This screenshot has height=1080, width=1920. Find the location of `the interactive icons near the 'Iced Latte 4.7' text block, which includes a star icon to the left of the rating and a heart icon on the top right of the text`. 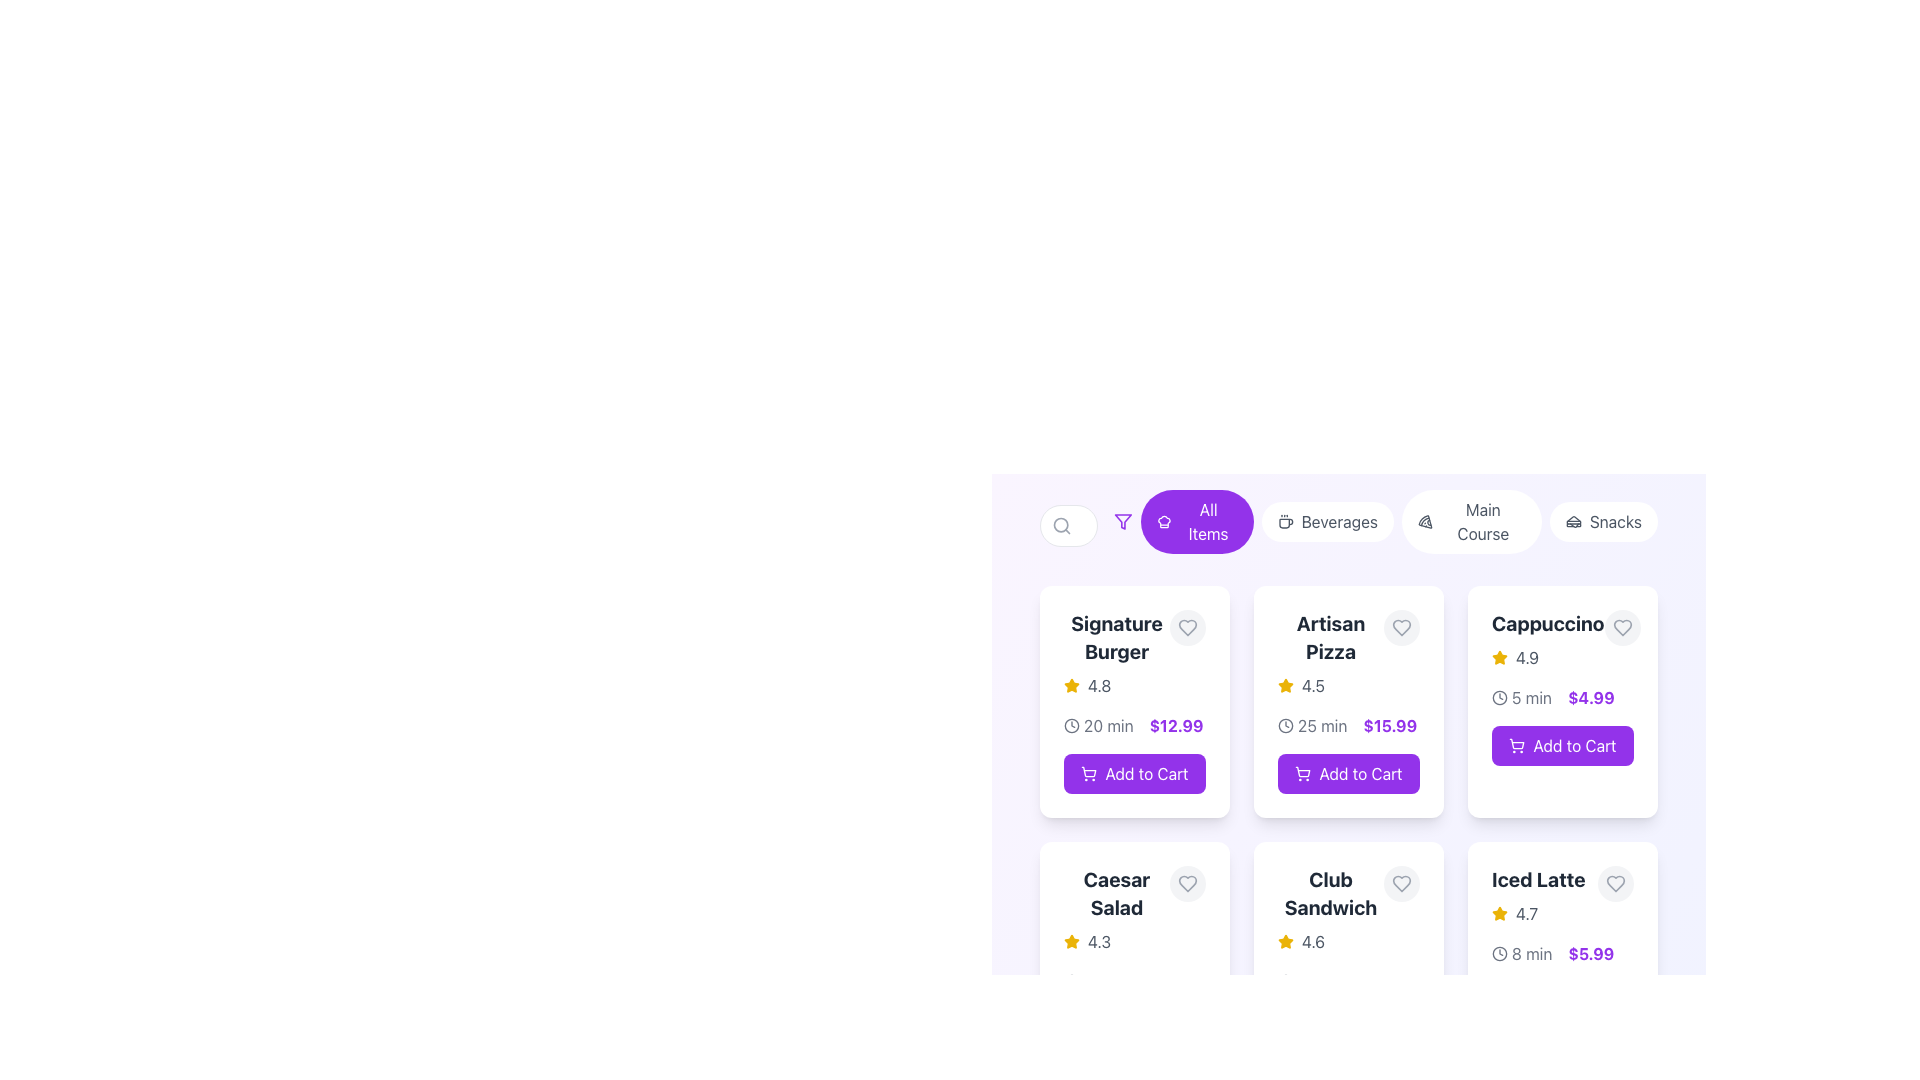

the interactive icons near the 'Iced Latte 4.7' text block, which includes a star icon to the left of the rating and a heart icon on the top right of the text is located at coordinates (1562, 894).